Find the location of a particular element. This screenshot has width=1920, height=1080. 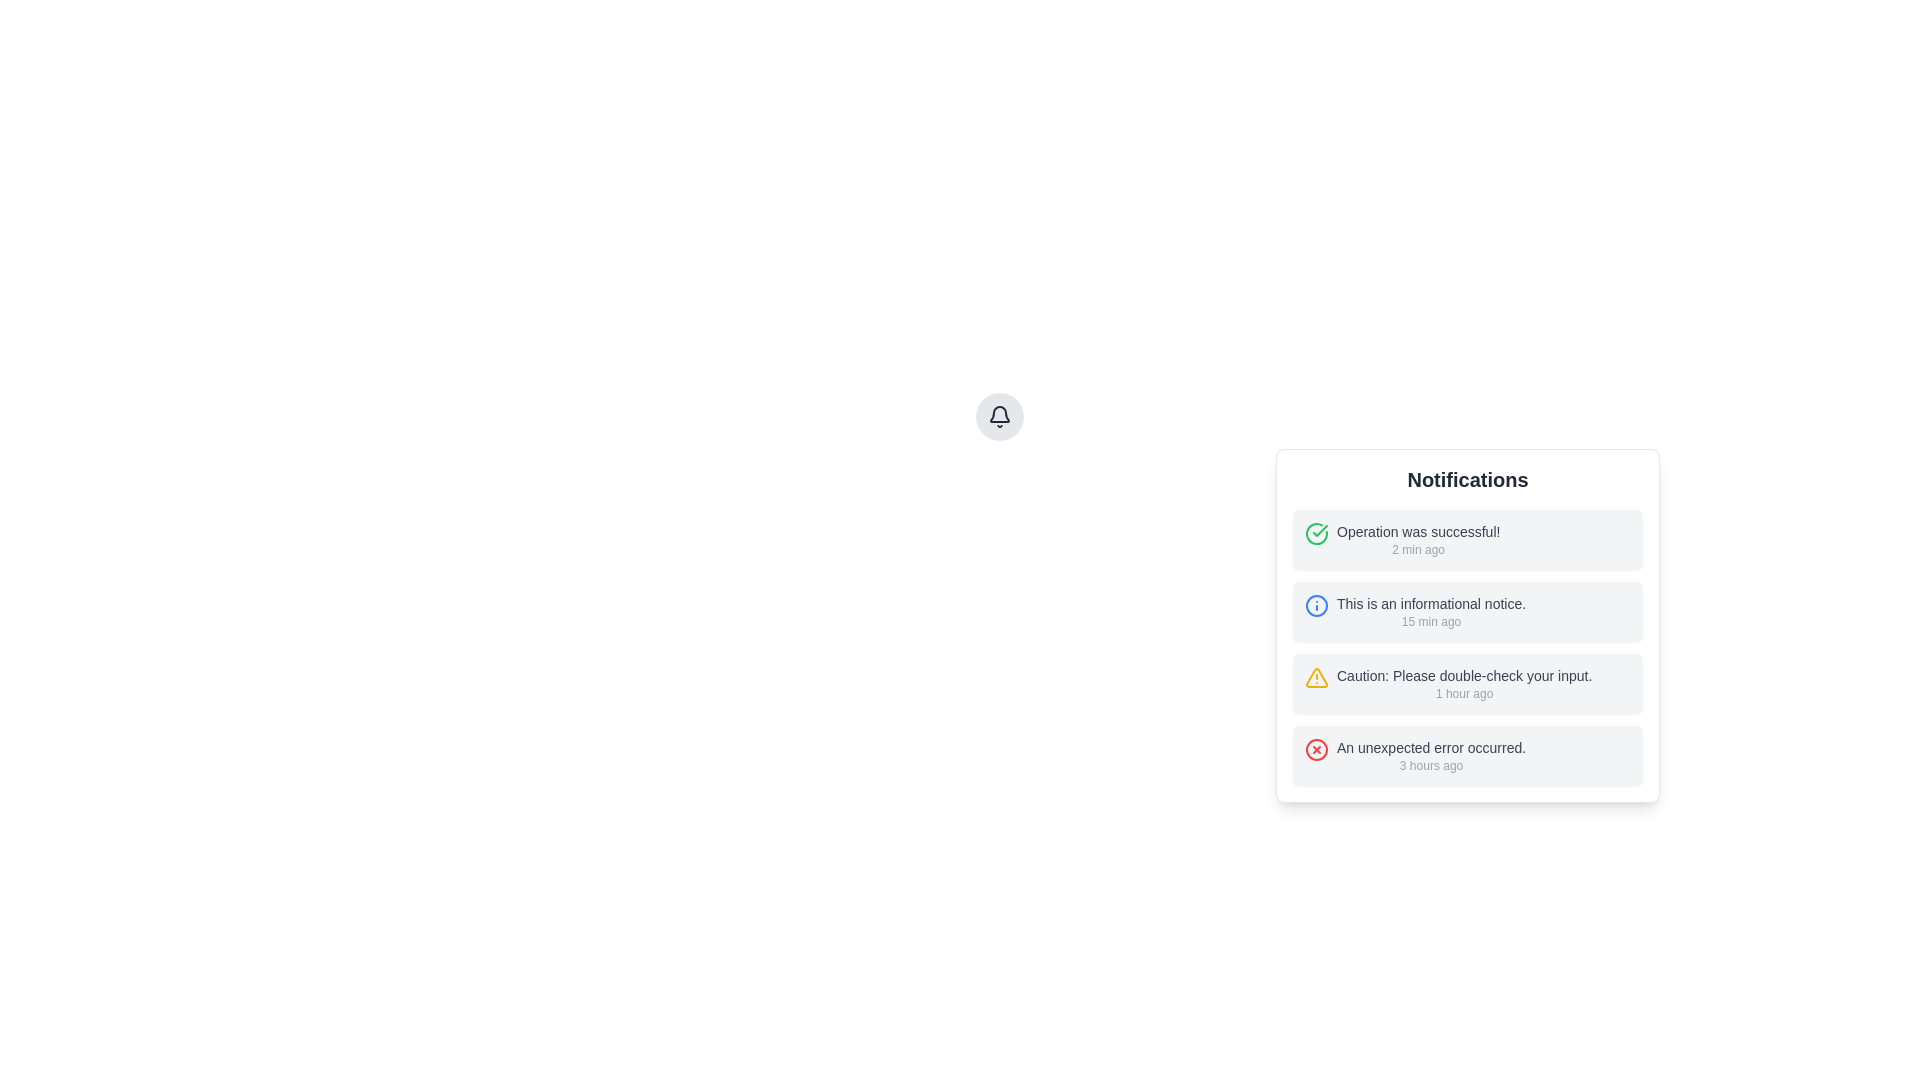

the second entry in the notifications list, which provides an informational notice about a specific event or status is located at coordinates (1430, 611).